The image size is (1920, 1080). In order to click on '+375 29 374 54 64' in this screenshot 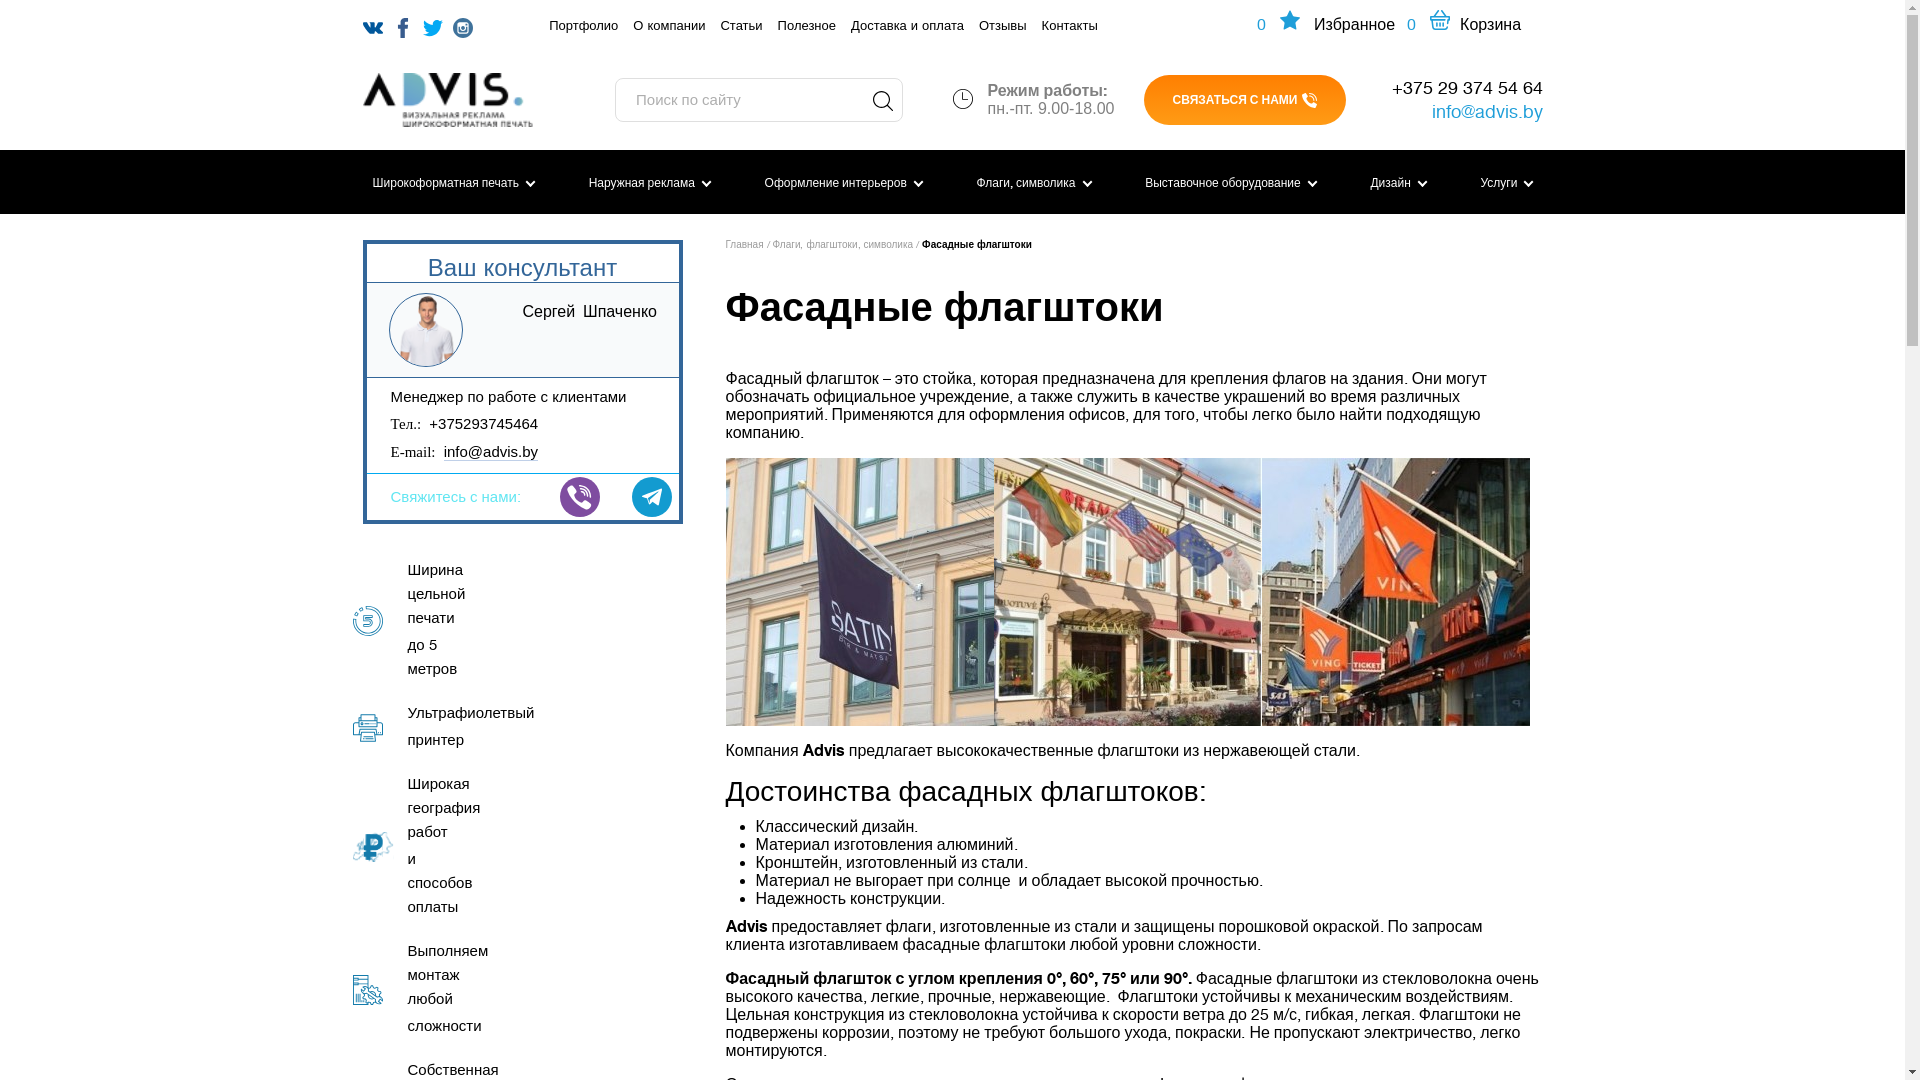, I will do `click(1370, 87)`.